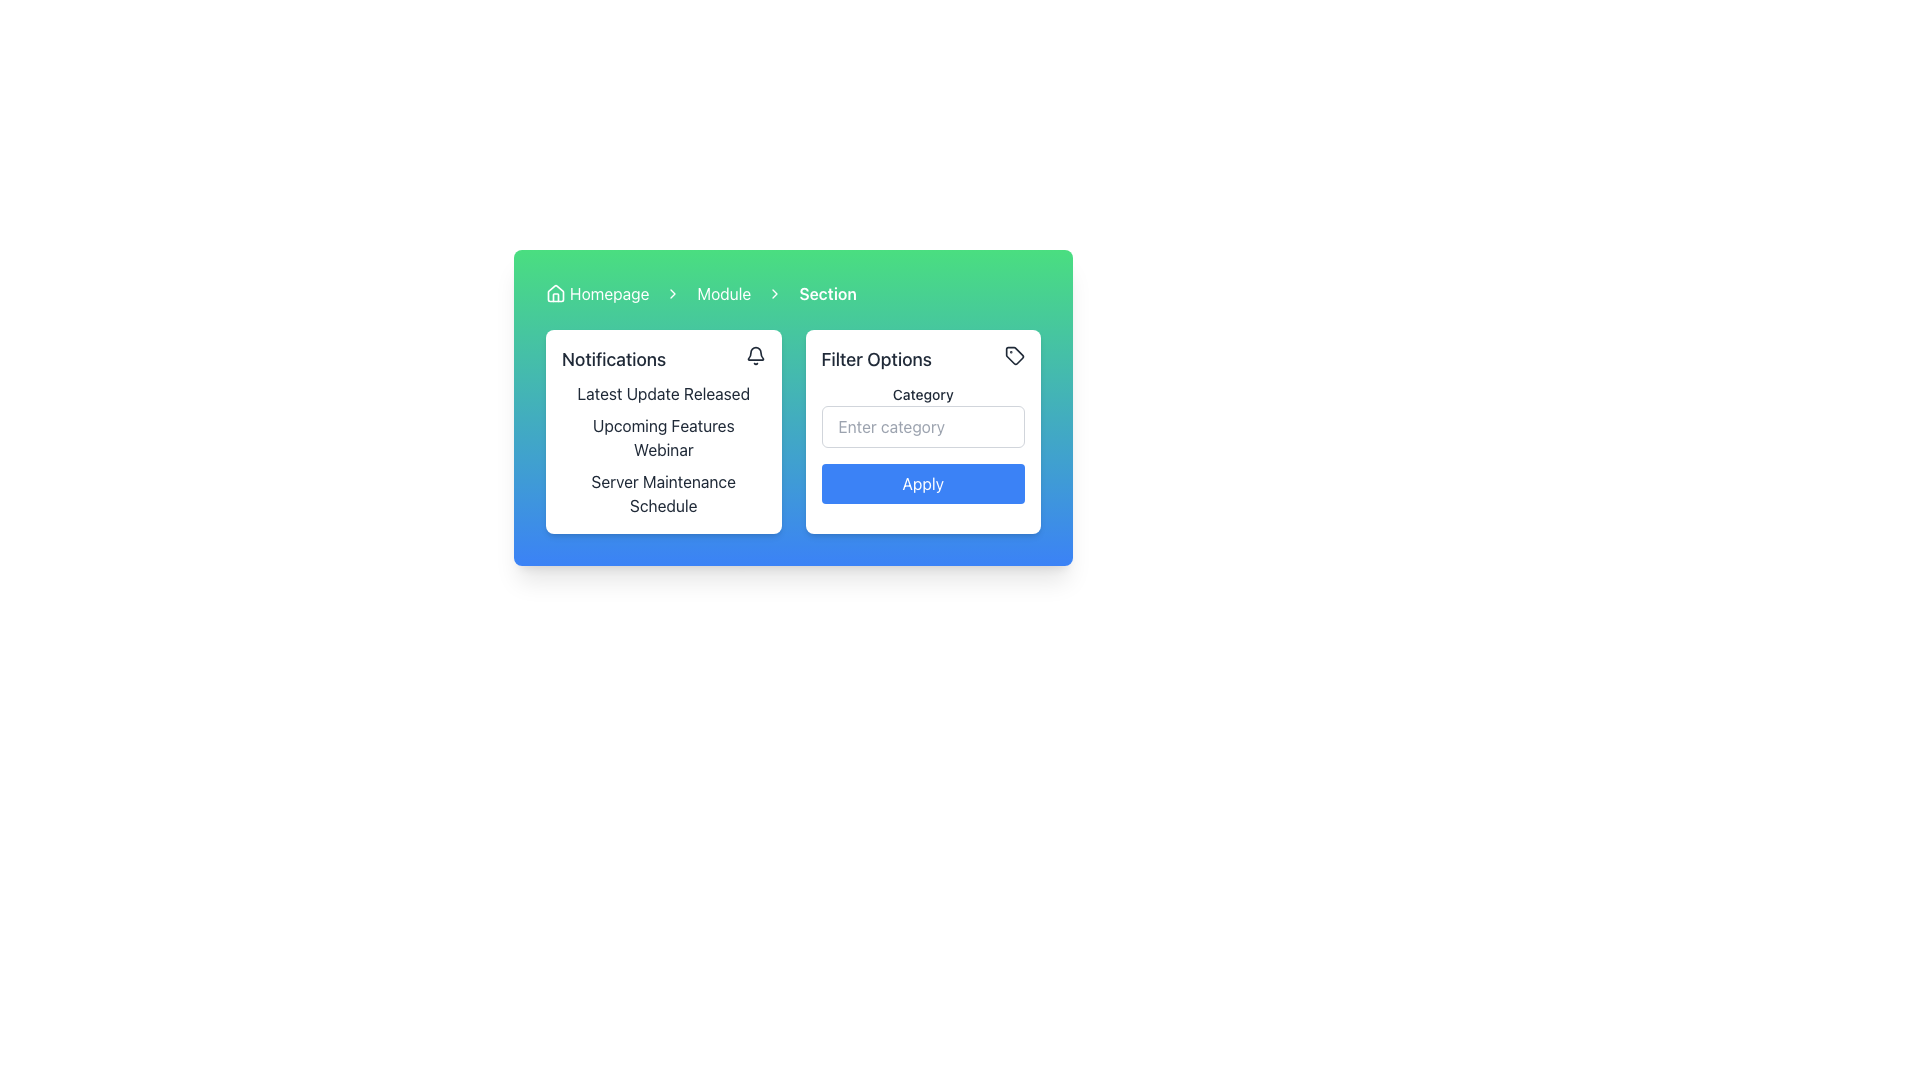 This screenshot has height=1080, width=1920. I want to click on the 'Apply' button in the 'Filter Options' section to observe the color change effect on its blue background, so click(922, 483).